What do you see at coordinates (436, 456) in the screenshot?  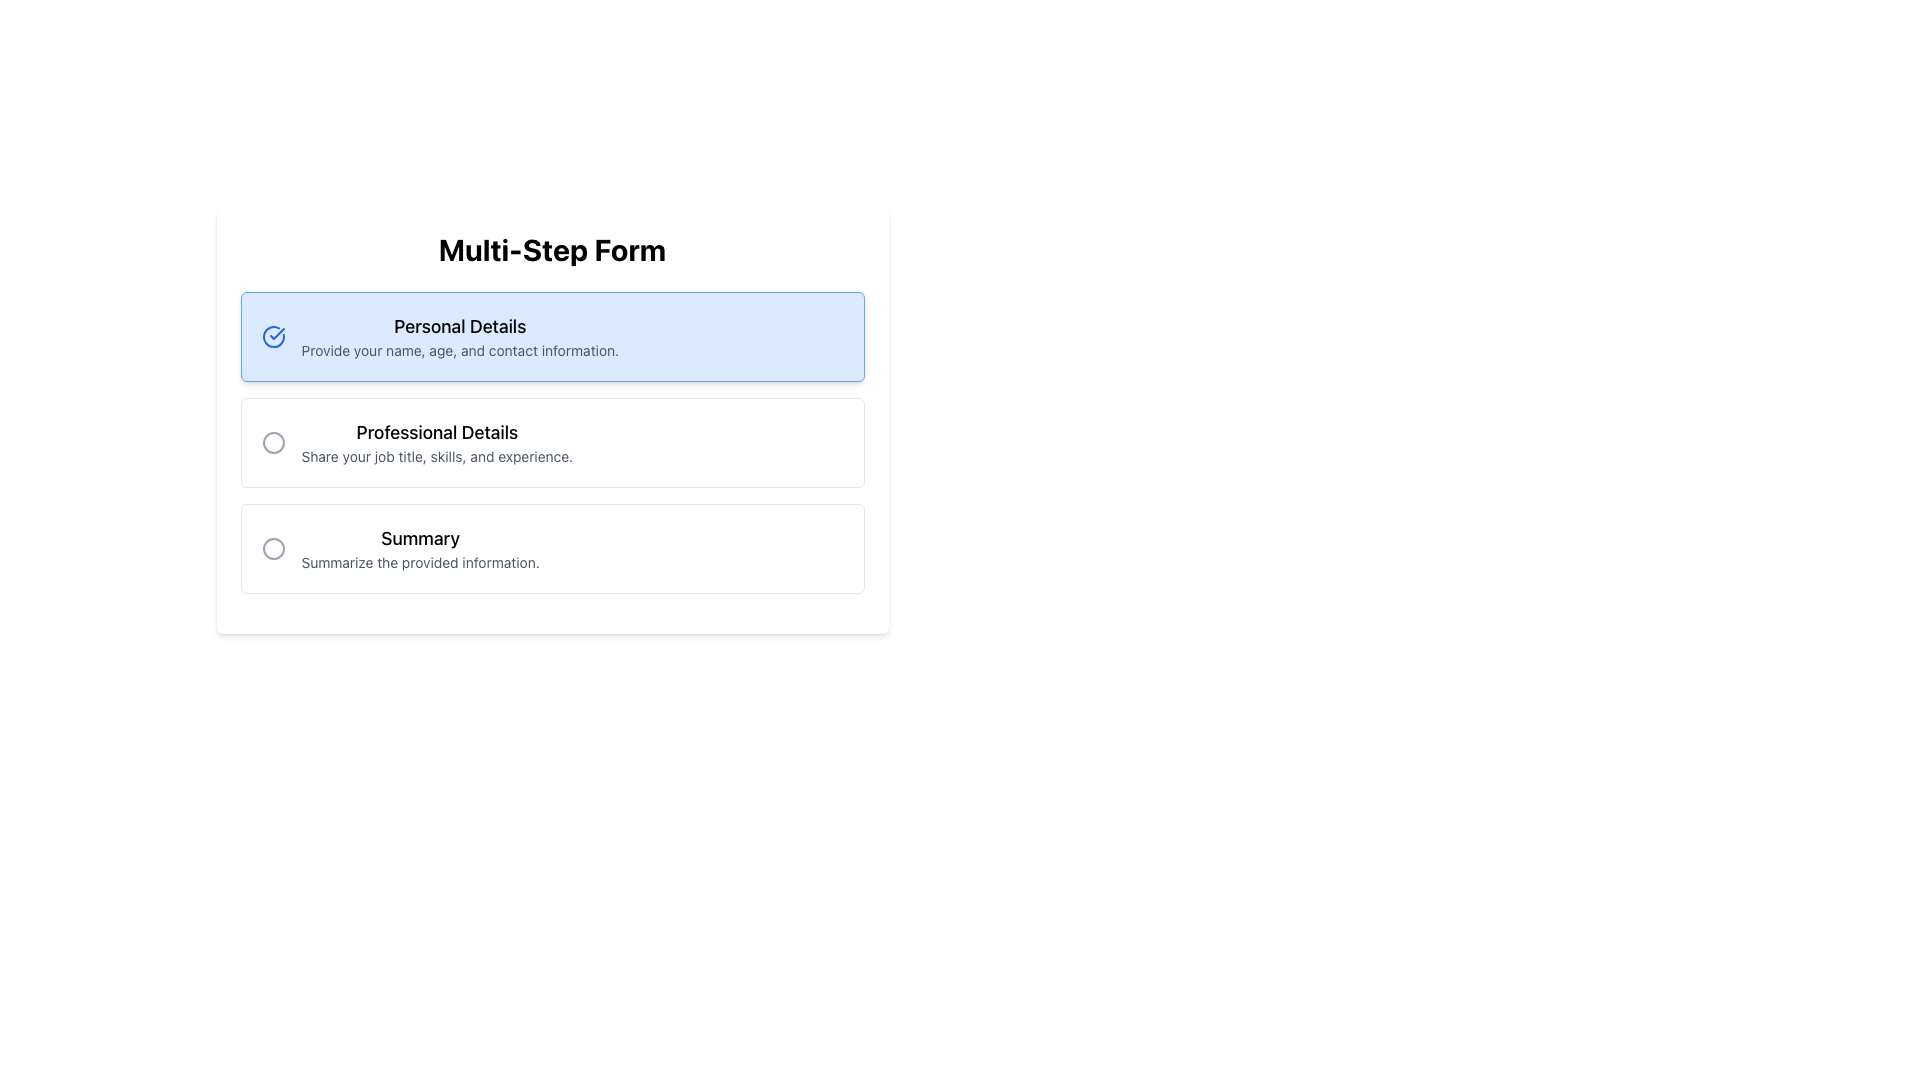 I see `the static text label providing additional information related to the 'Professional Details' section, located immediately below the 'Professional Details' title` at bounding box center [436, 456].